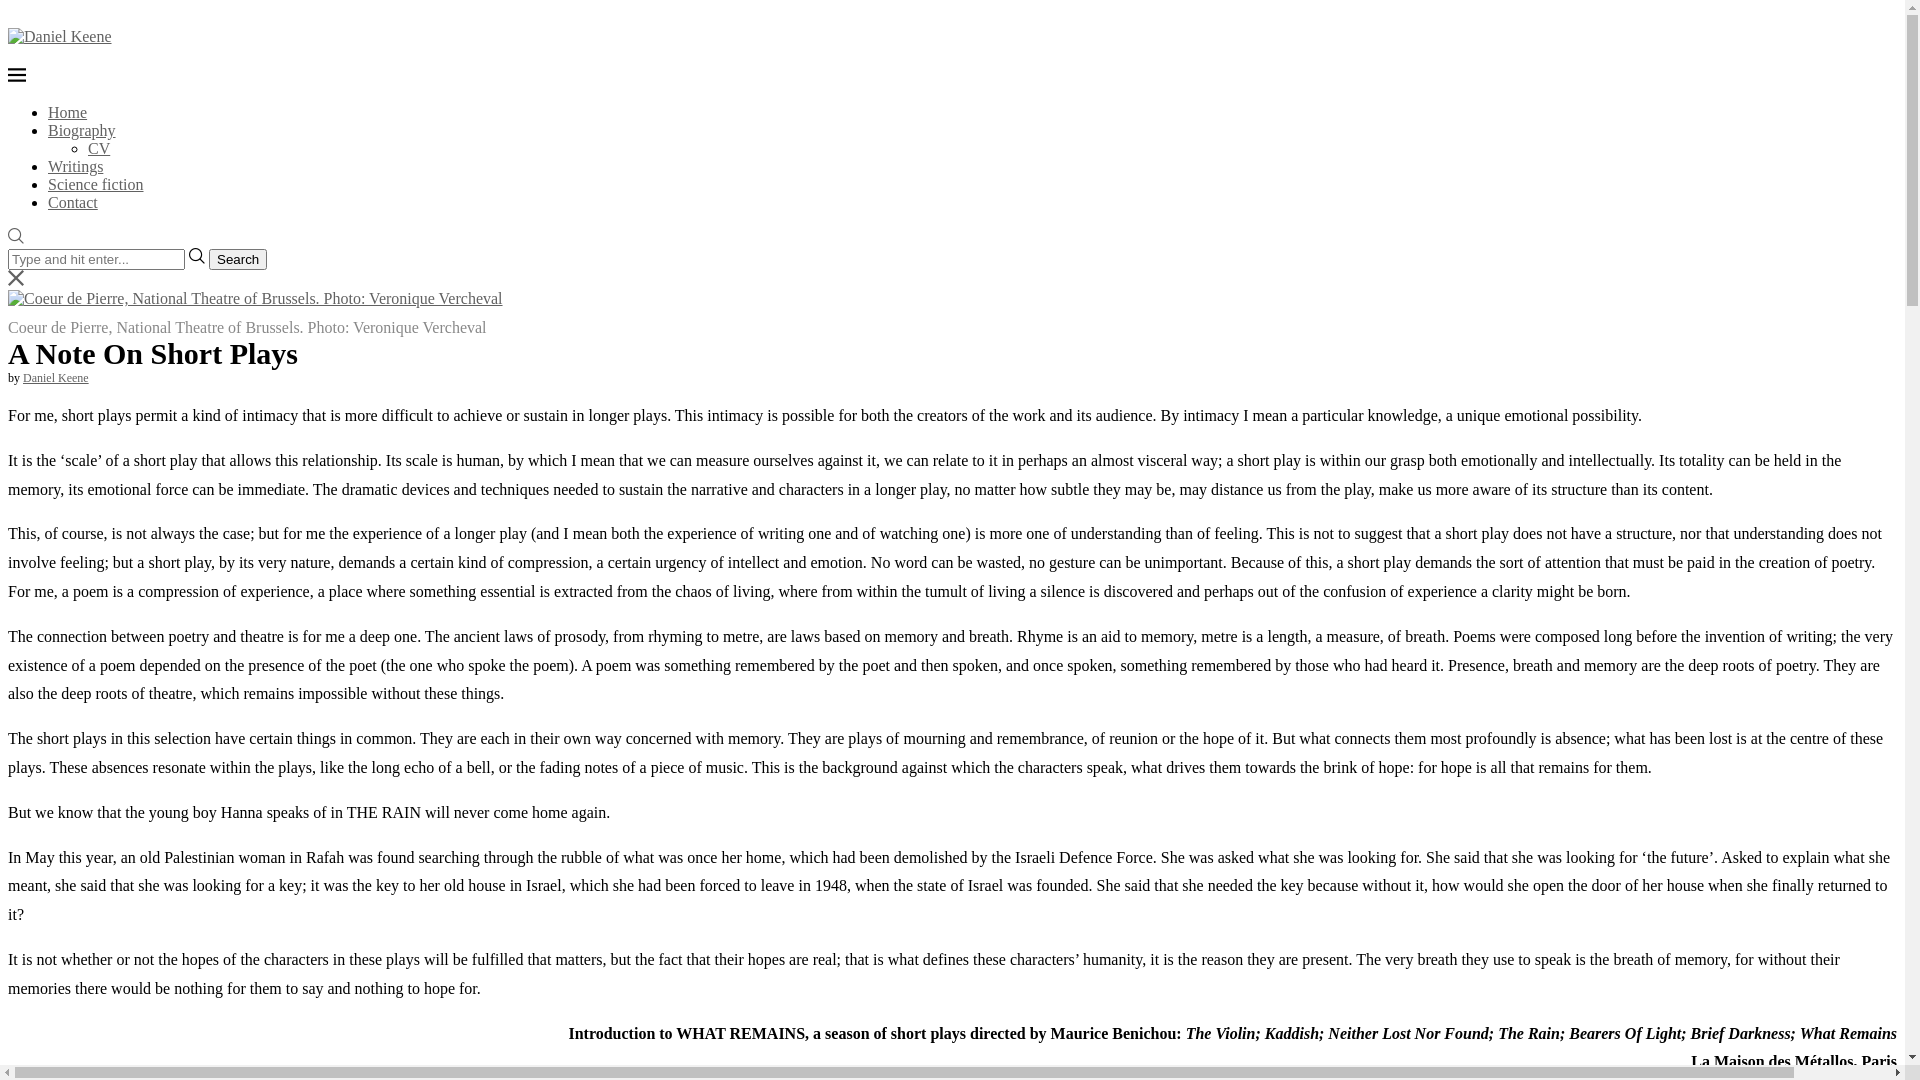  What do you see at coordinates (254, 299) in the screenshot?
I see `'Coeur de Pierre 6'` at bounding box center [254, 299].